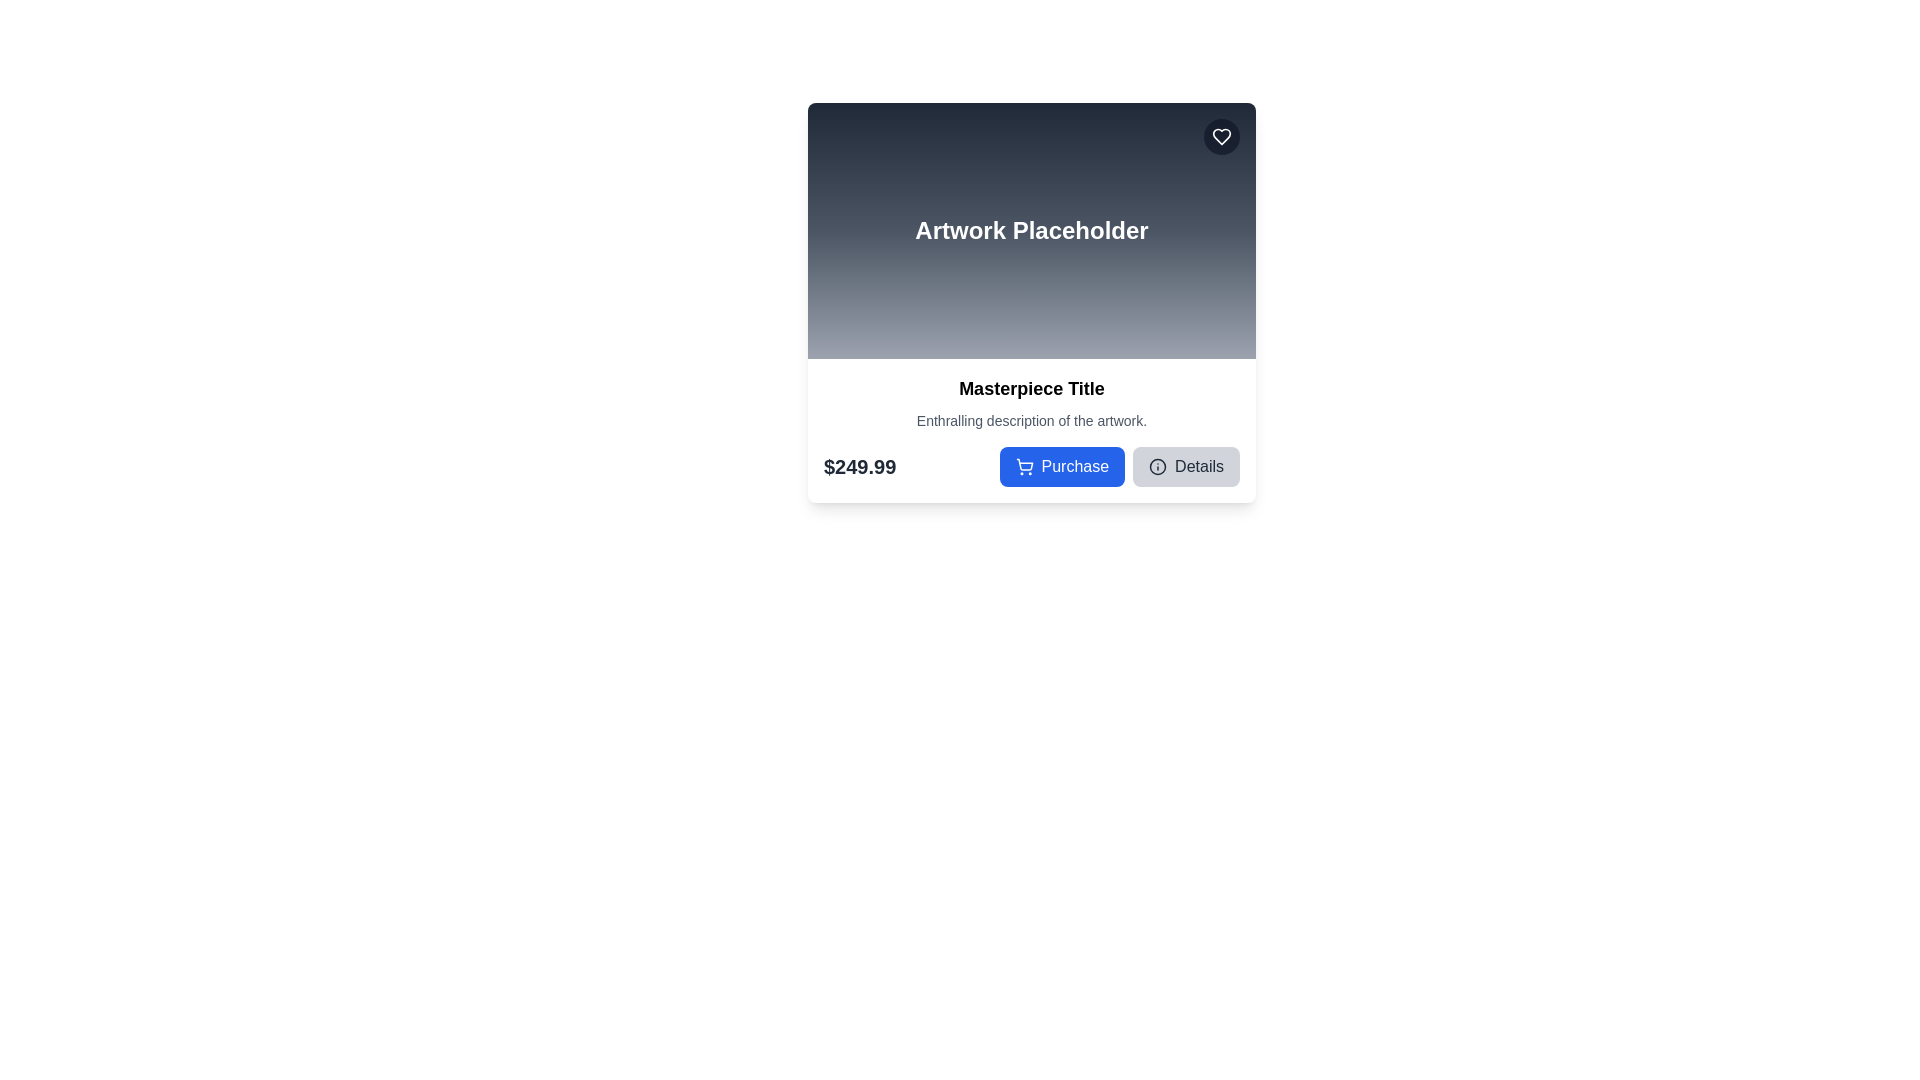 The height and width of the screenshot is (1080, 1920). Describe the element at coordinates (1024, 466) in the screenshot. I see `the small shopping cart icon, which is styled in white on a blue button labeled 'Purchase', indicating it is a functional element within the card layout` at that location.